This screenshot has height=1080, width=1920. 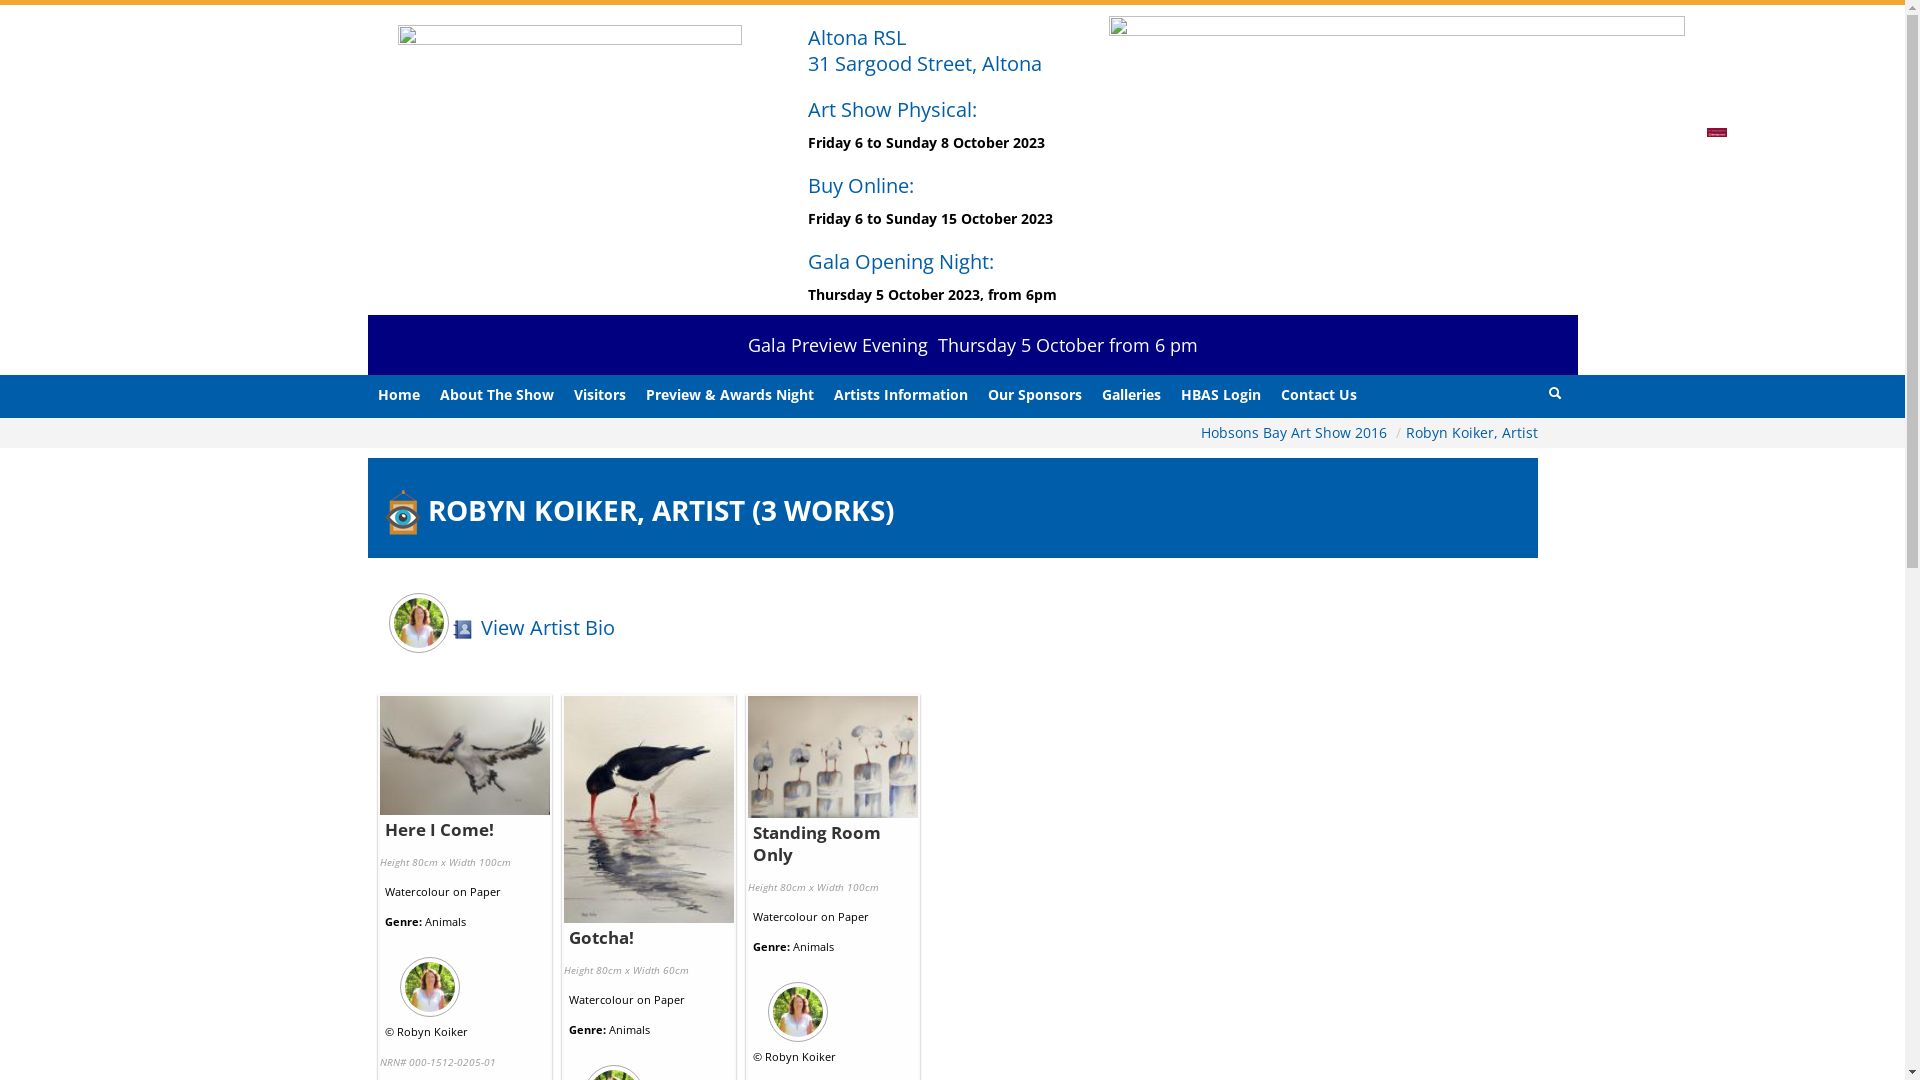 What do you see at coordinates (599, 394) in the screenshot?
I see `'Visitors'` at bounding box center [599, 394].